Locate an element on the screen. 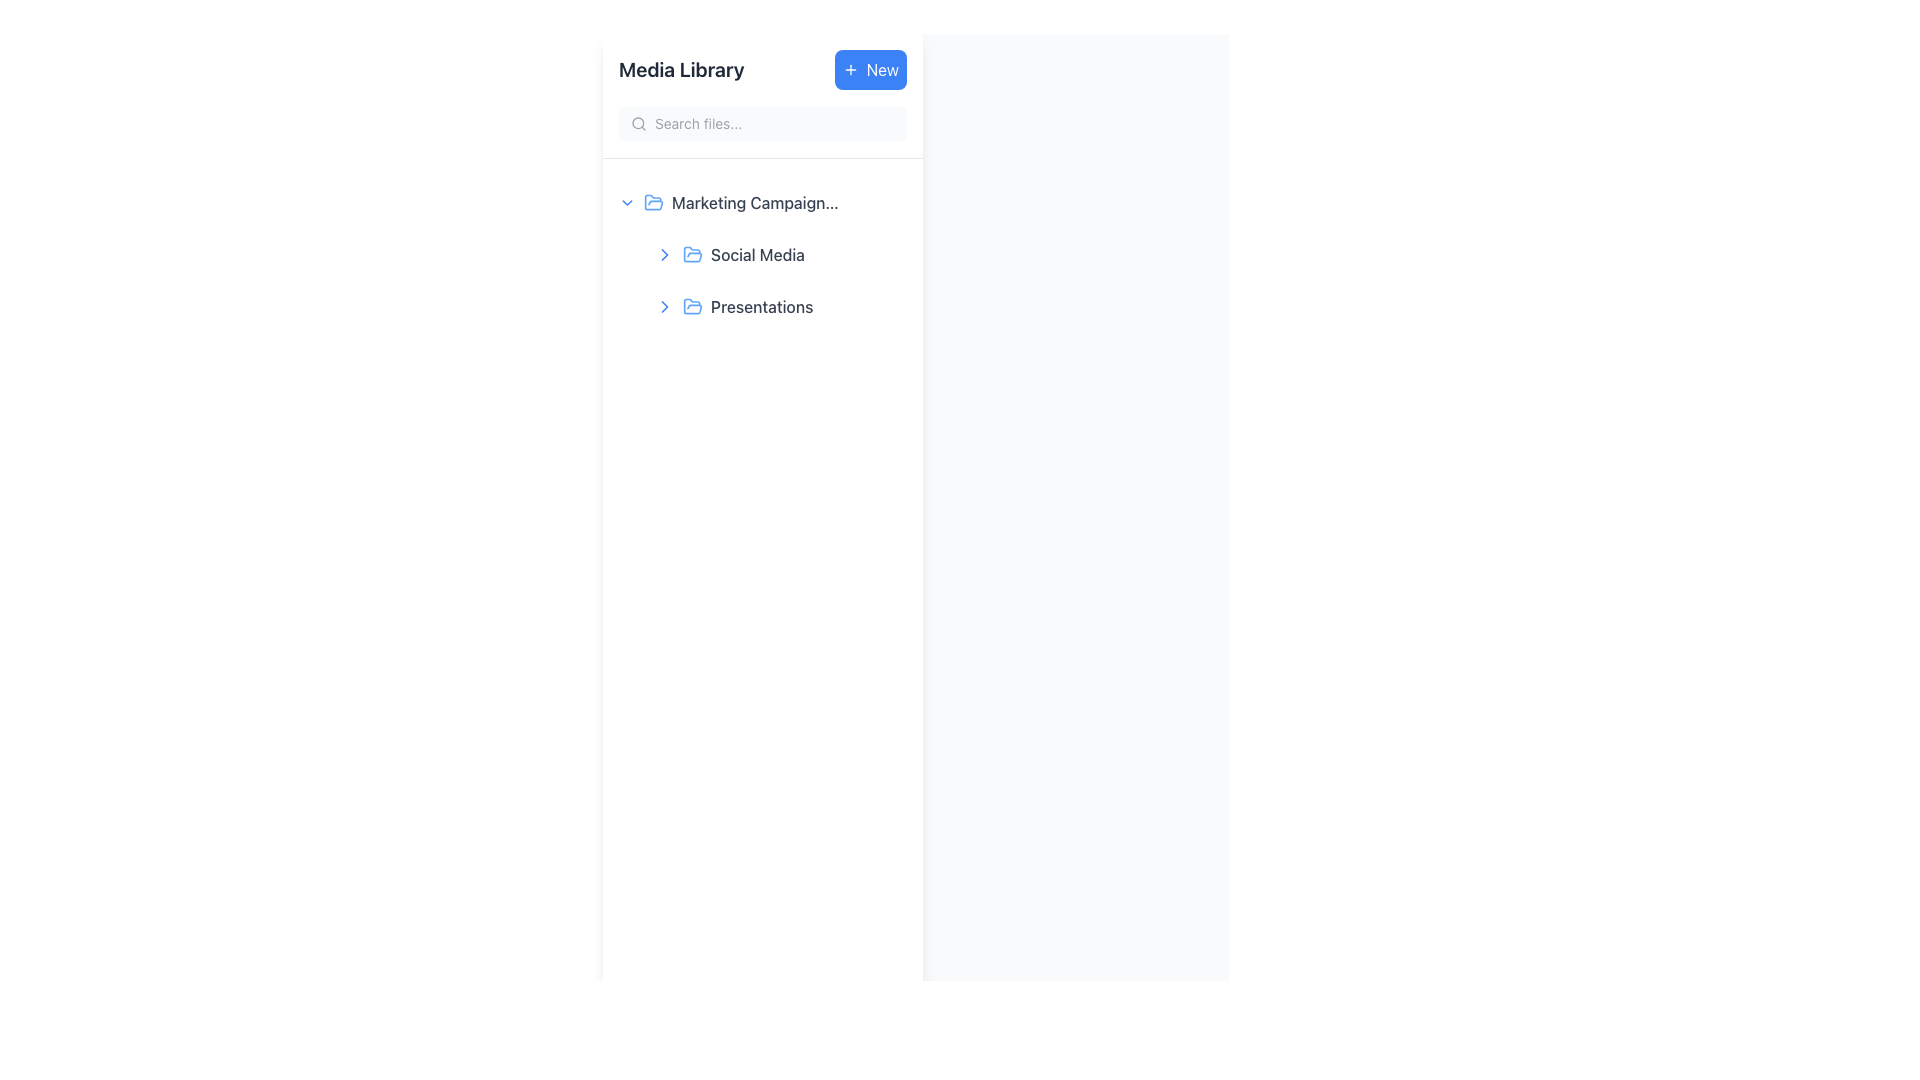 This screenshot has height=1080, width=1920. the SVG icon representing the 'New' button functionality is located at coordinates (850, 68).